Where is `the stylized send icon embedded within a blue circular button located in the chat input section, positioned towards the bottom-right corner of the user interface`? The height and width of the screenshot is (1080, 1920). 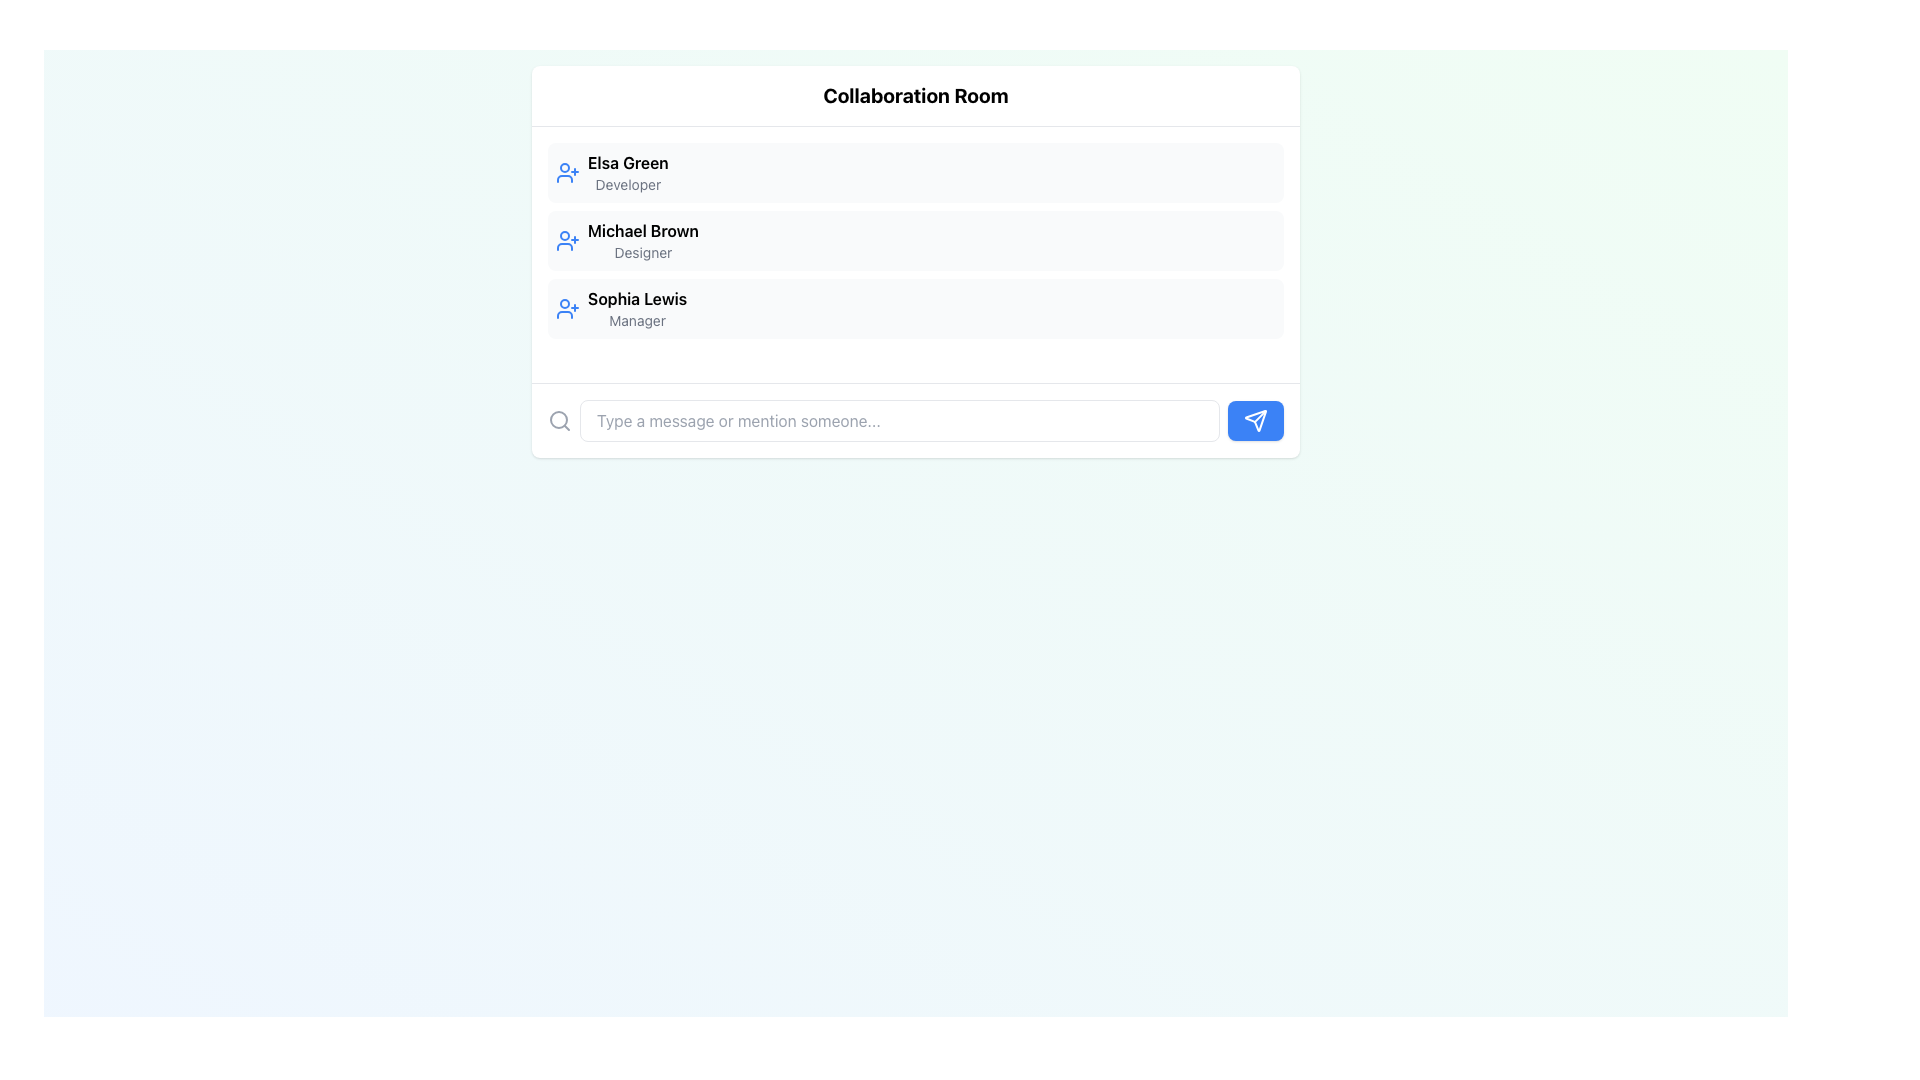
the stylized send icon embedded within a blue circular button located in the chat input section, positioned towards the bottom-right corner of the user interface is located at coordinates (1255, 419).